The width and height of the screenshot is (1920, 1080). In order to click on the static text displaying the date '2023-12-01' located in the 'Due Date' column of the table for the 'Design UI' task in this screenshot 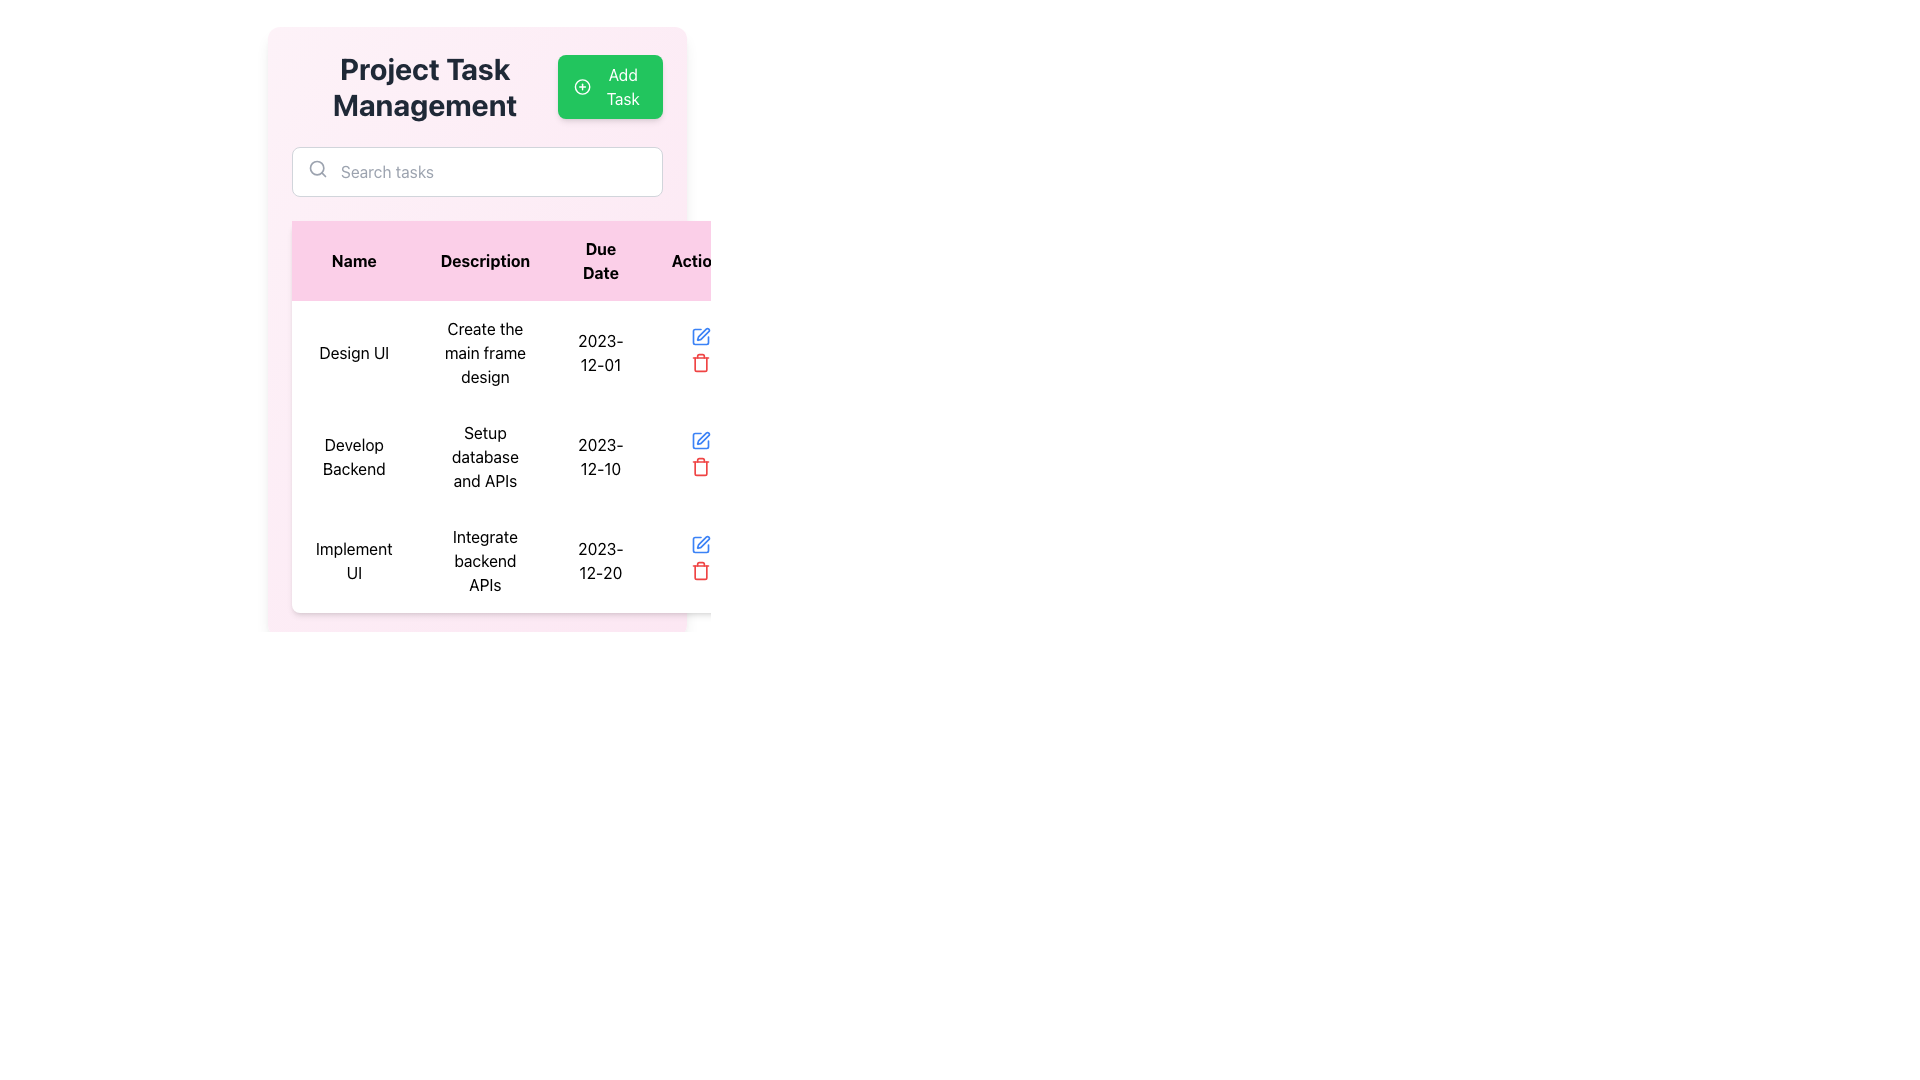, I will do `click(599, 352)`.